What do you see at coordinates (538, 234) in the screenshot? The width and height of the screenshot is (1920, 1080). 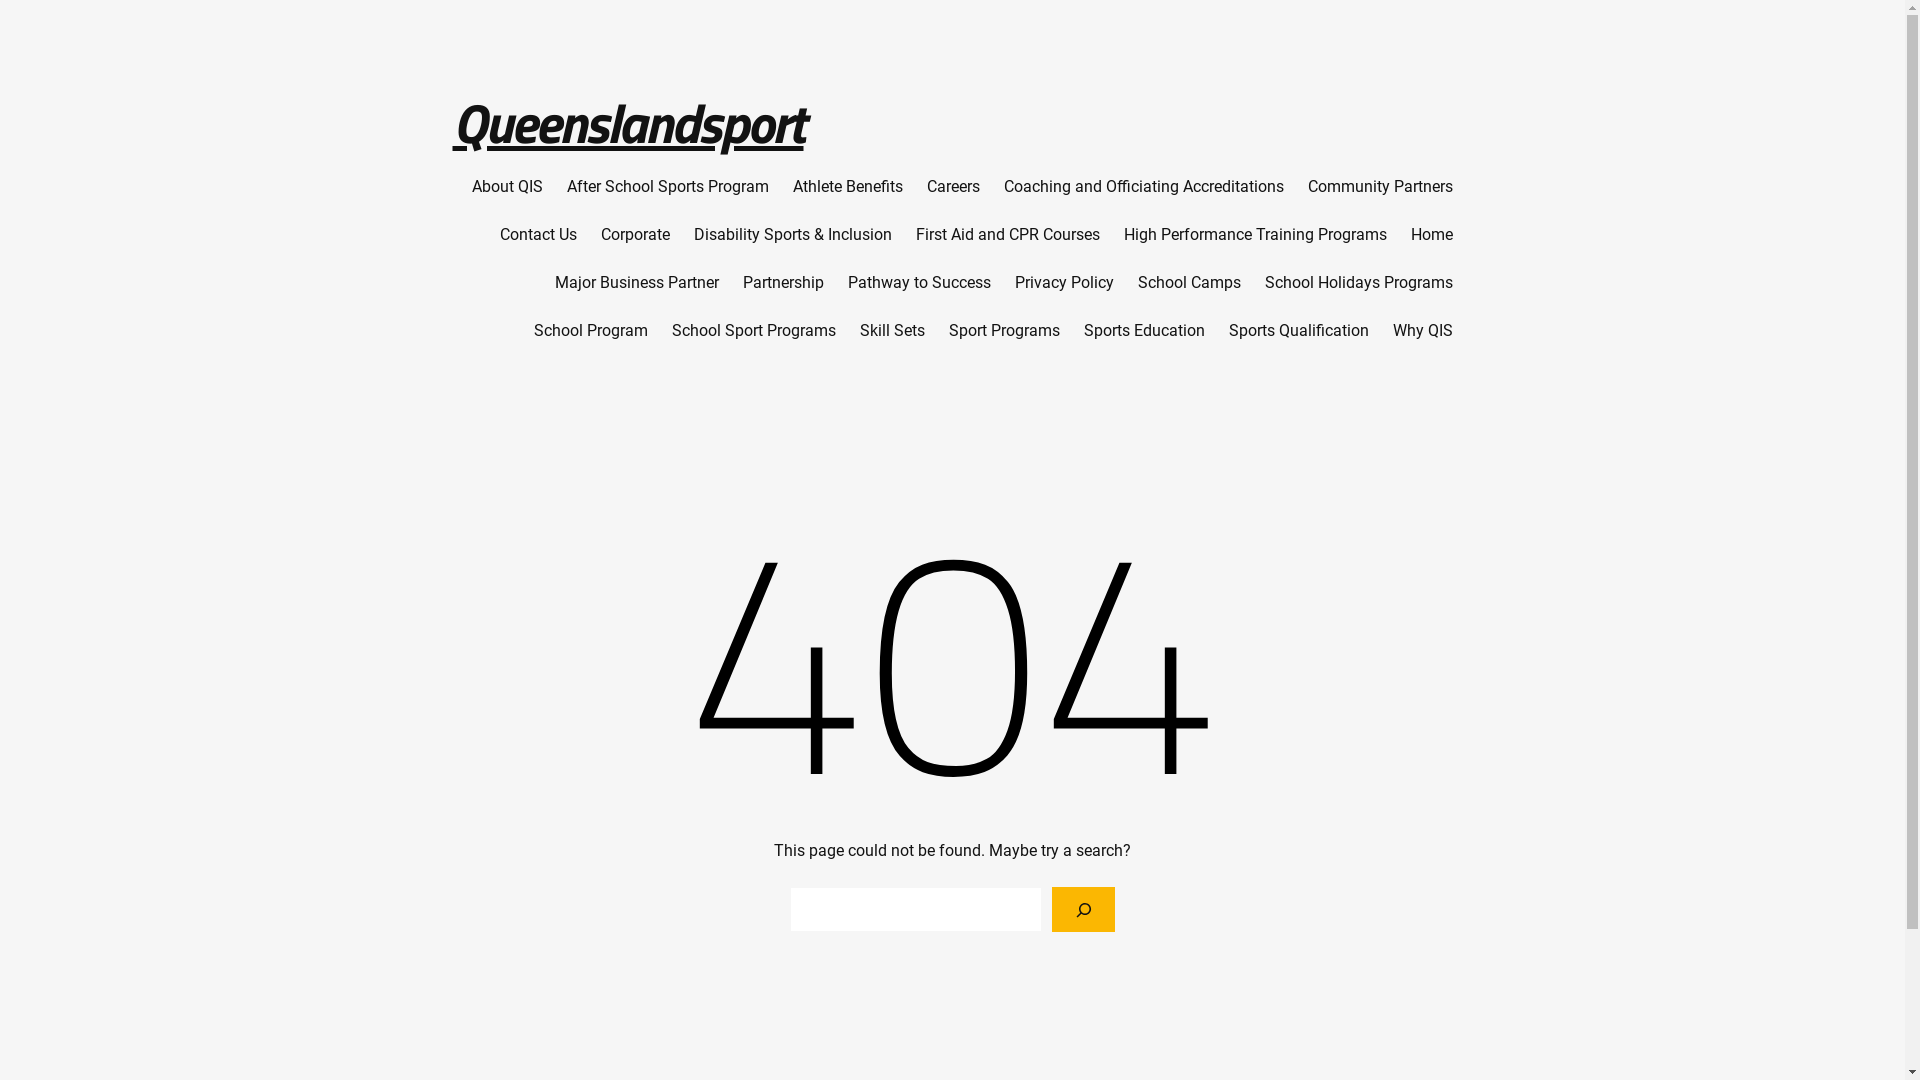 I see `'Contact Us'` at bounding box center [538, 234].